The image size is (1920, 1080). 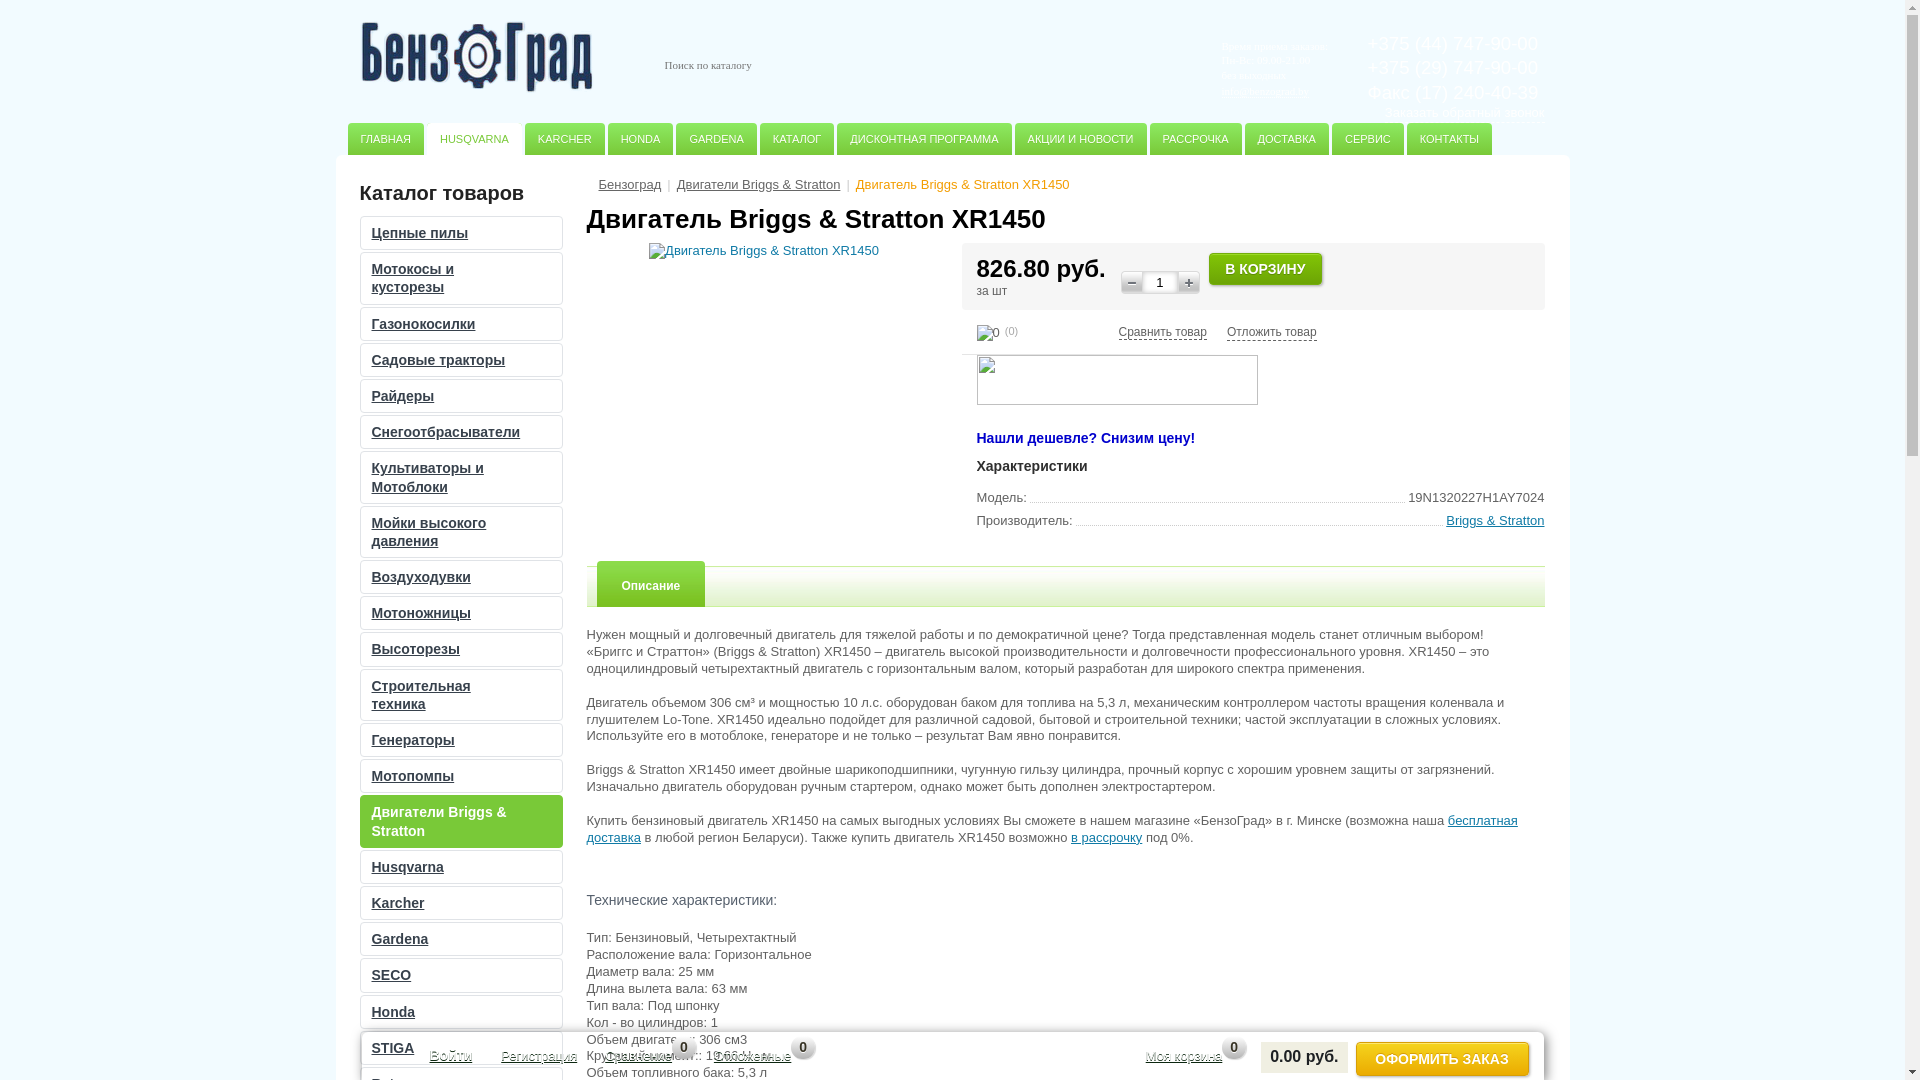 I want to click on 'HONDA', so click(x=641, y=137).